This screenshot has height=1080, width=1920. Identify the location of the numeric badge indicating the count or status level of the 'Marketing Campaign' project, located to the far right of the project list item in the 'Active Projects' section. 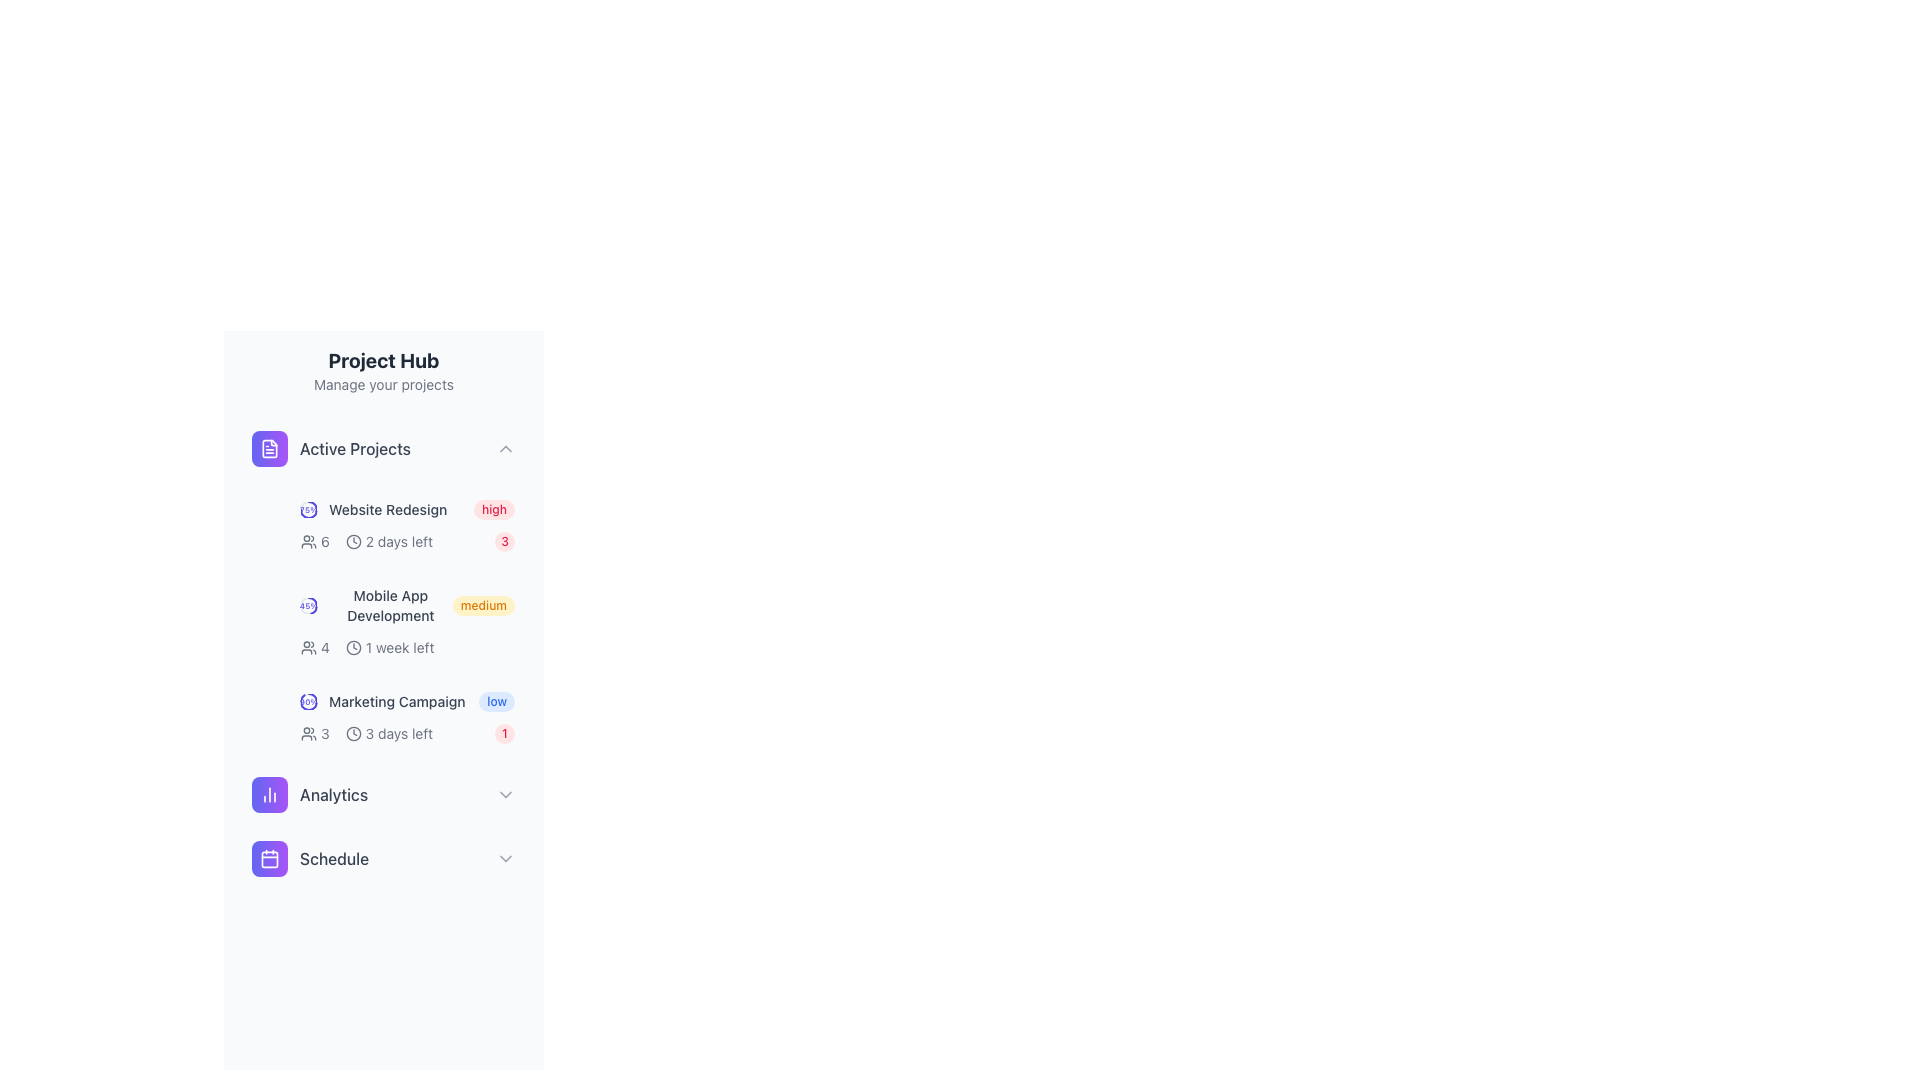
(504, 733).